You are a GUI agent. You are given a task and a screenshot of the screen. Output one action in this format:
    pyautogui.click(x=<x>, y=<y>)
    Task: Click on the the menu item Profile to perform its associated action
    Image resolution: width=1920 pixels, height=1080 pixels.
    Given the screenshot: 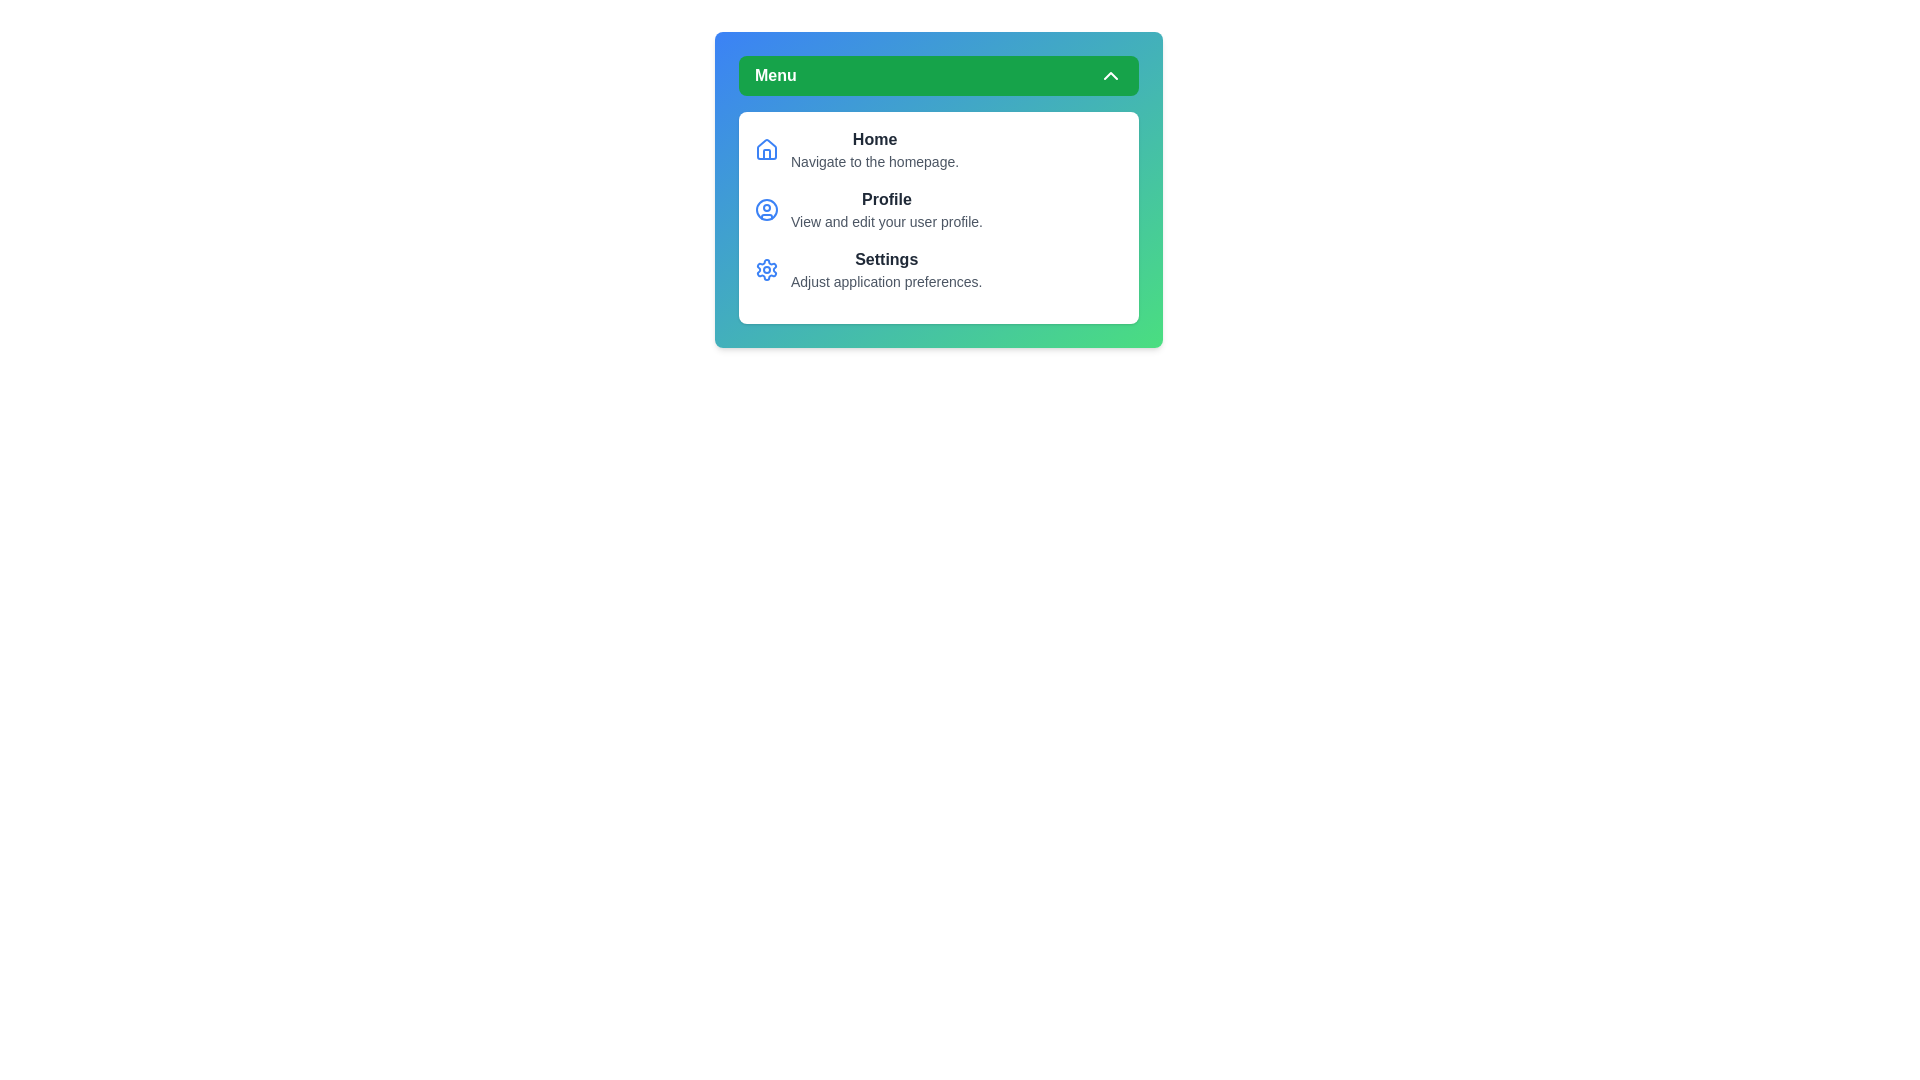 What is the action you would take?
    pyautogui.click(x=886, y=209)
    